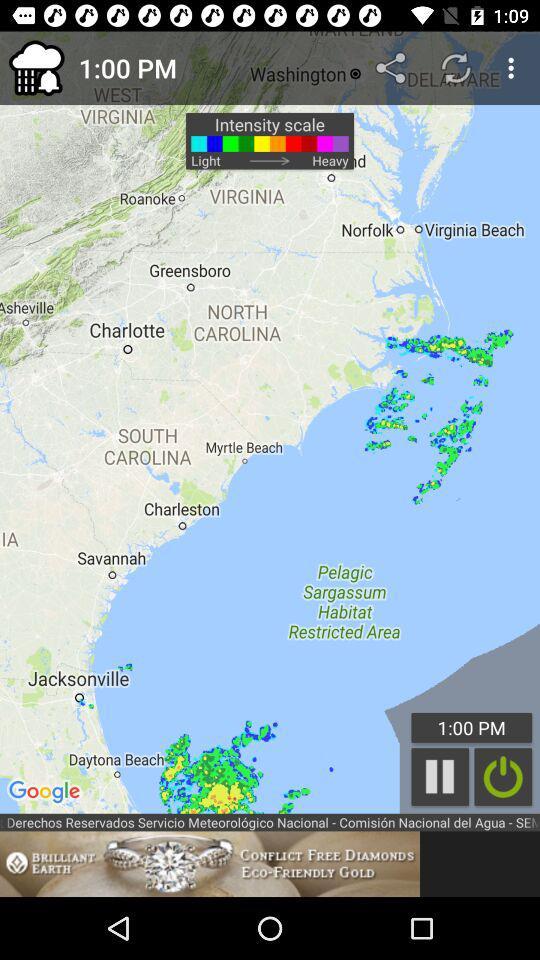 The image size is (540, 960). Describe the element at coordinates (393, 68) in the screenshot. I see `item next to 1:00 pm app` at that location.